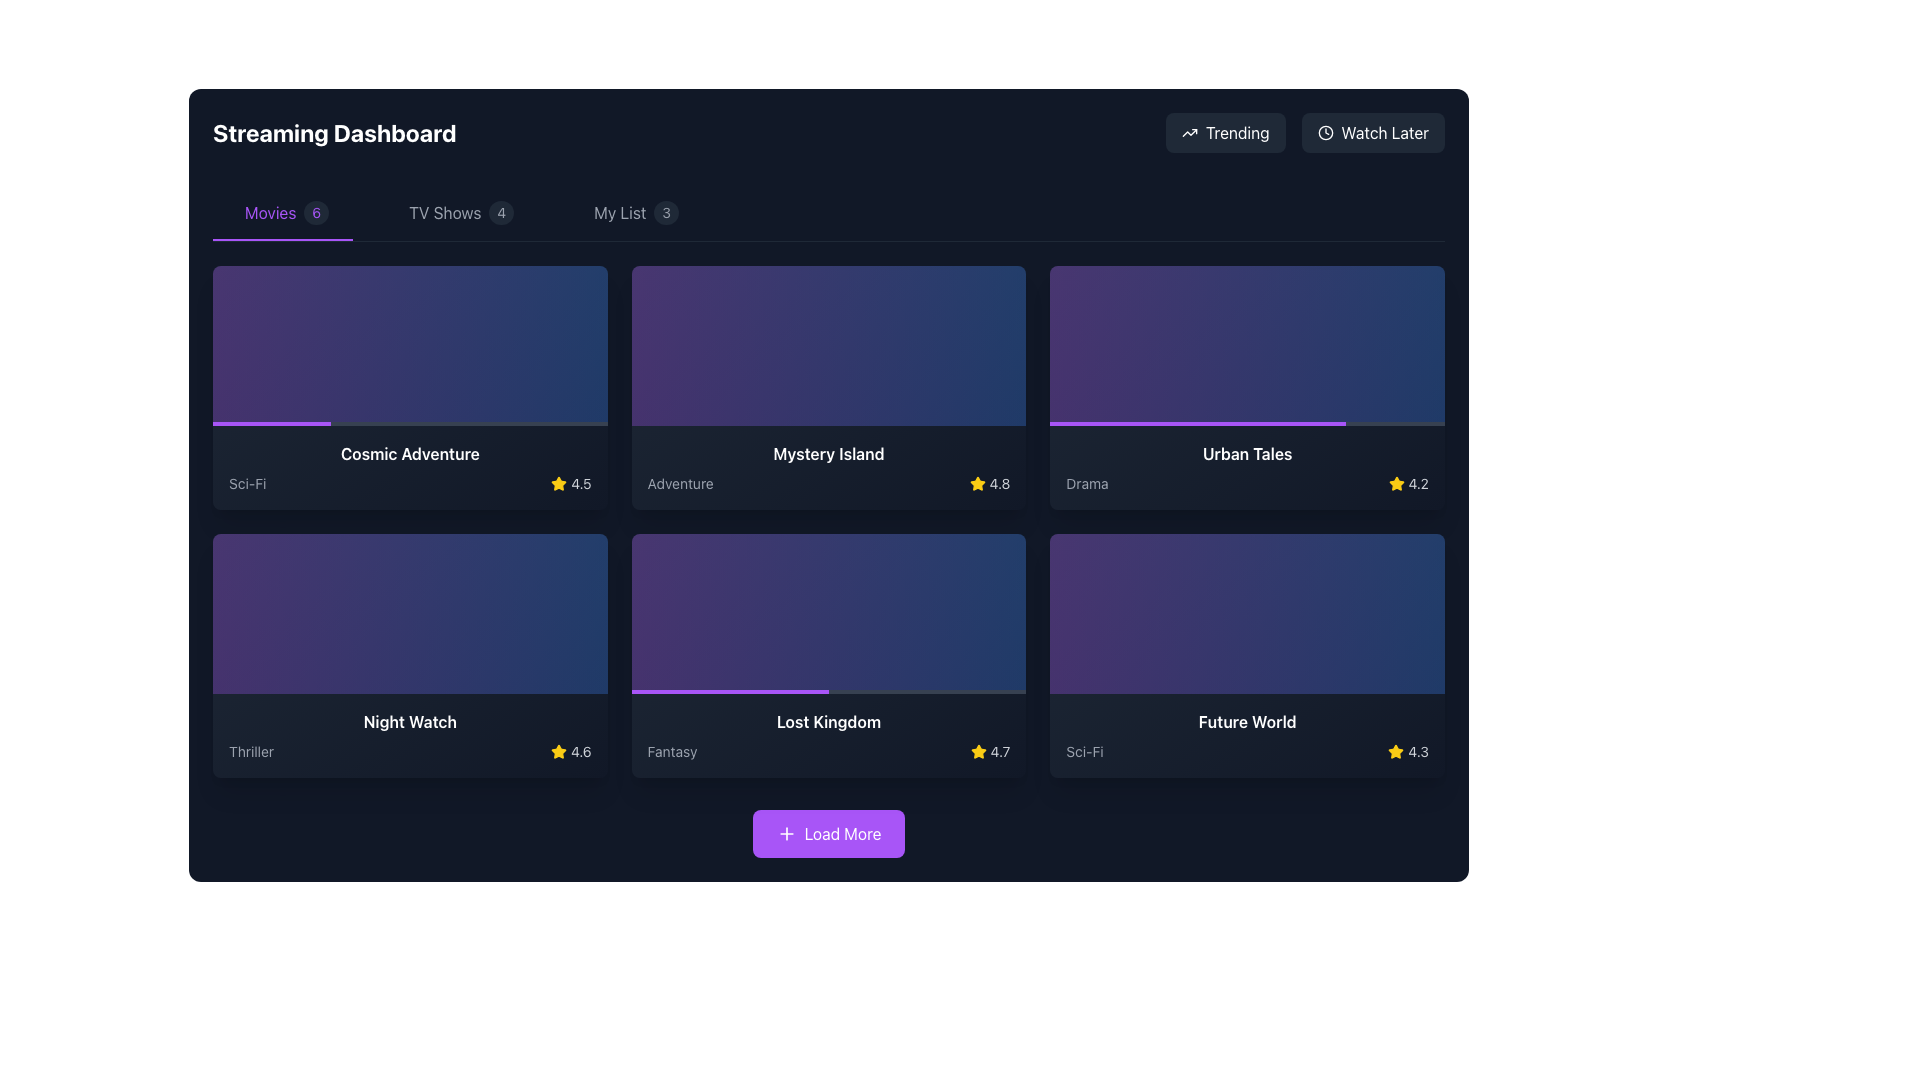 The height and width of the screenshot is (1080, 1920). What do you see at coordinates (1407, 752) in the screenshot?
I see `the rating score displayed as '4.3' next to the filled yellow star icon at the bottom-right corner of the 'Future World' card` at bounding box center [1407, 752].